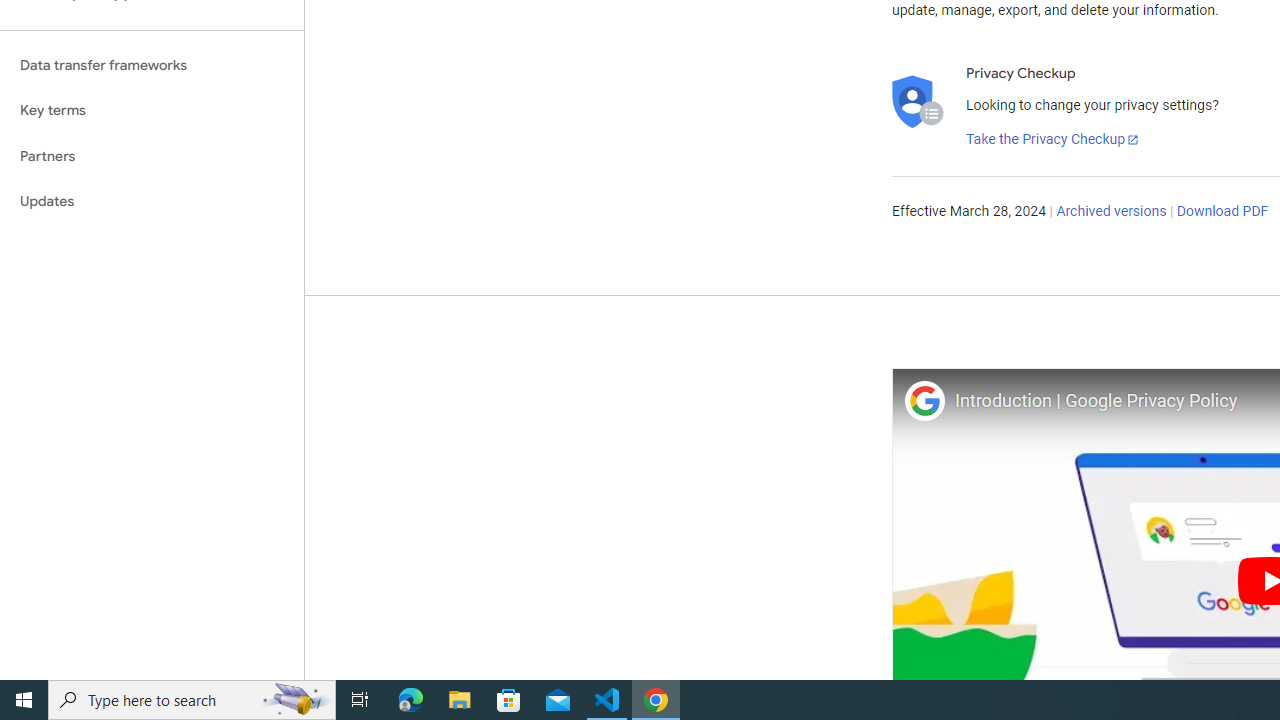 The height and width of the screenshot is (720, 1280). Describe the element at coordinates (151, 64) in the screenshot. I see `'Data transfer frameworks'` at that location.